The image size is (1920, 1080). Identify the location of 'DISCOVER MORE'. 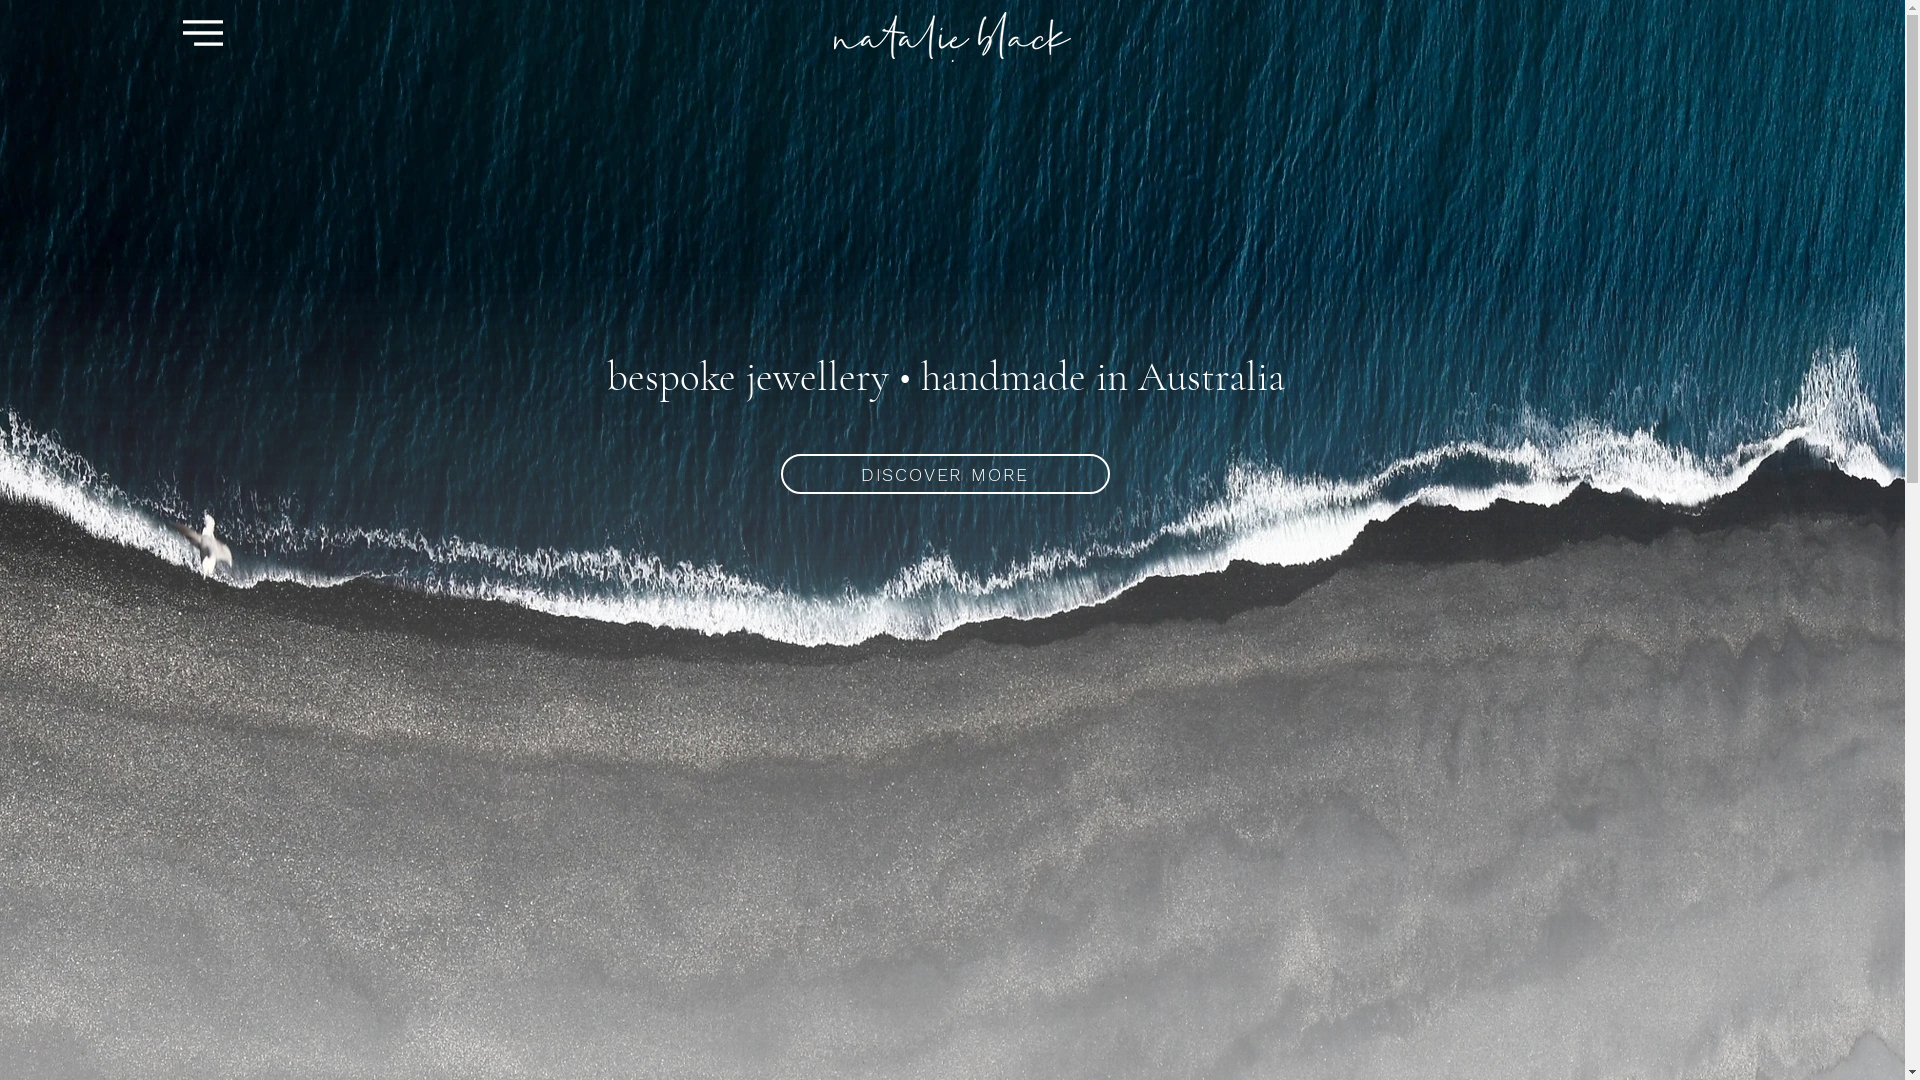
(943, 474).